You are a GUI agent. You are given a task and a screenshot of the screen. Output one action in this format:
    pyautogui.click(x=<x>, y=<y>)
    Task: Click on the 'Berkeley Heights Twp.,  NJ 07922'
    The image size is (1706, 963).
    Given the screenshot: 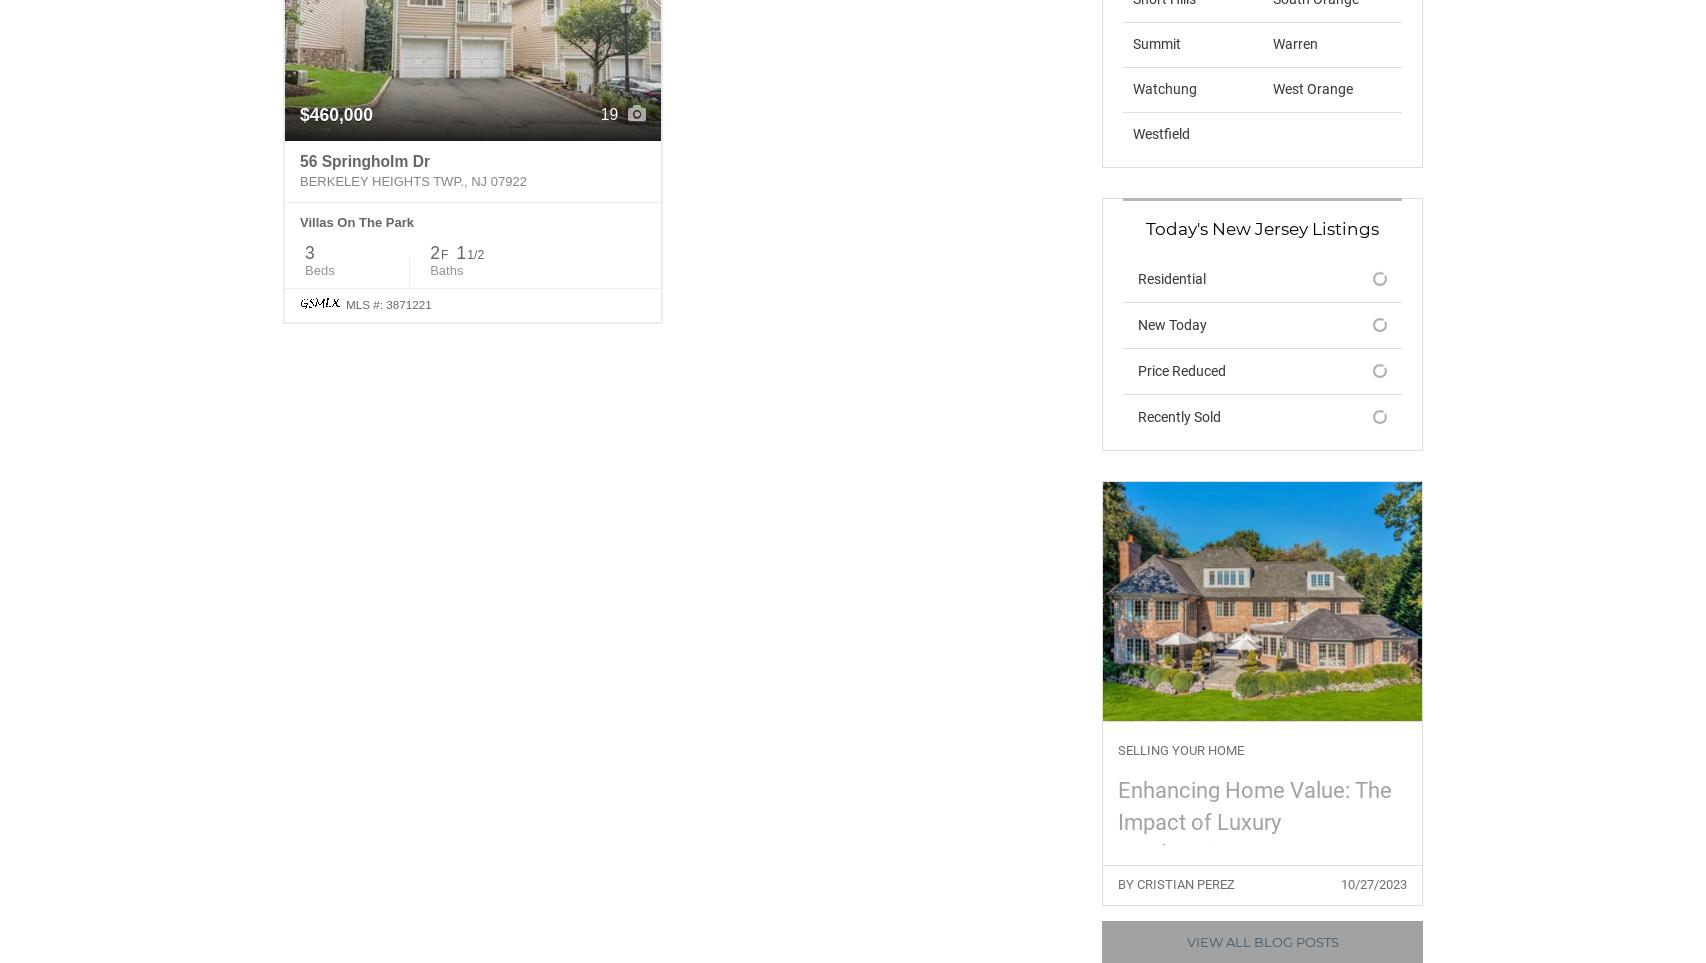 What is the action you would take?
    pyautogui.click(x=299, y=180)
    